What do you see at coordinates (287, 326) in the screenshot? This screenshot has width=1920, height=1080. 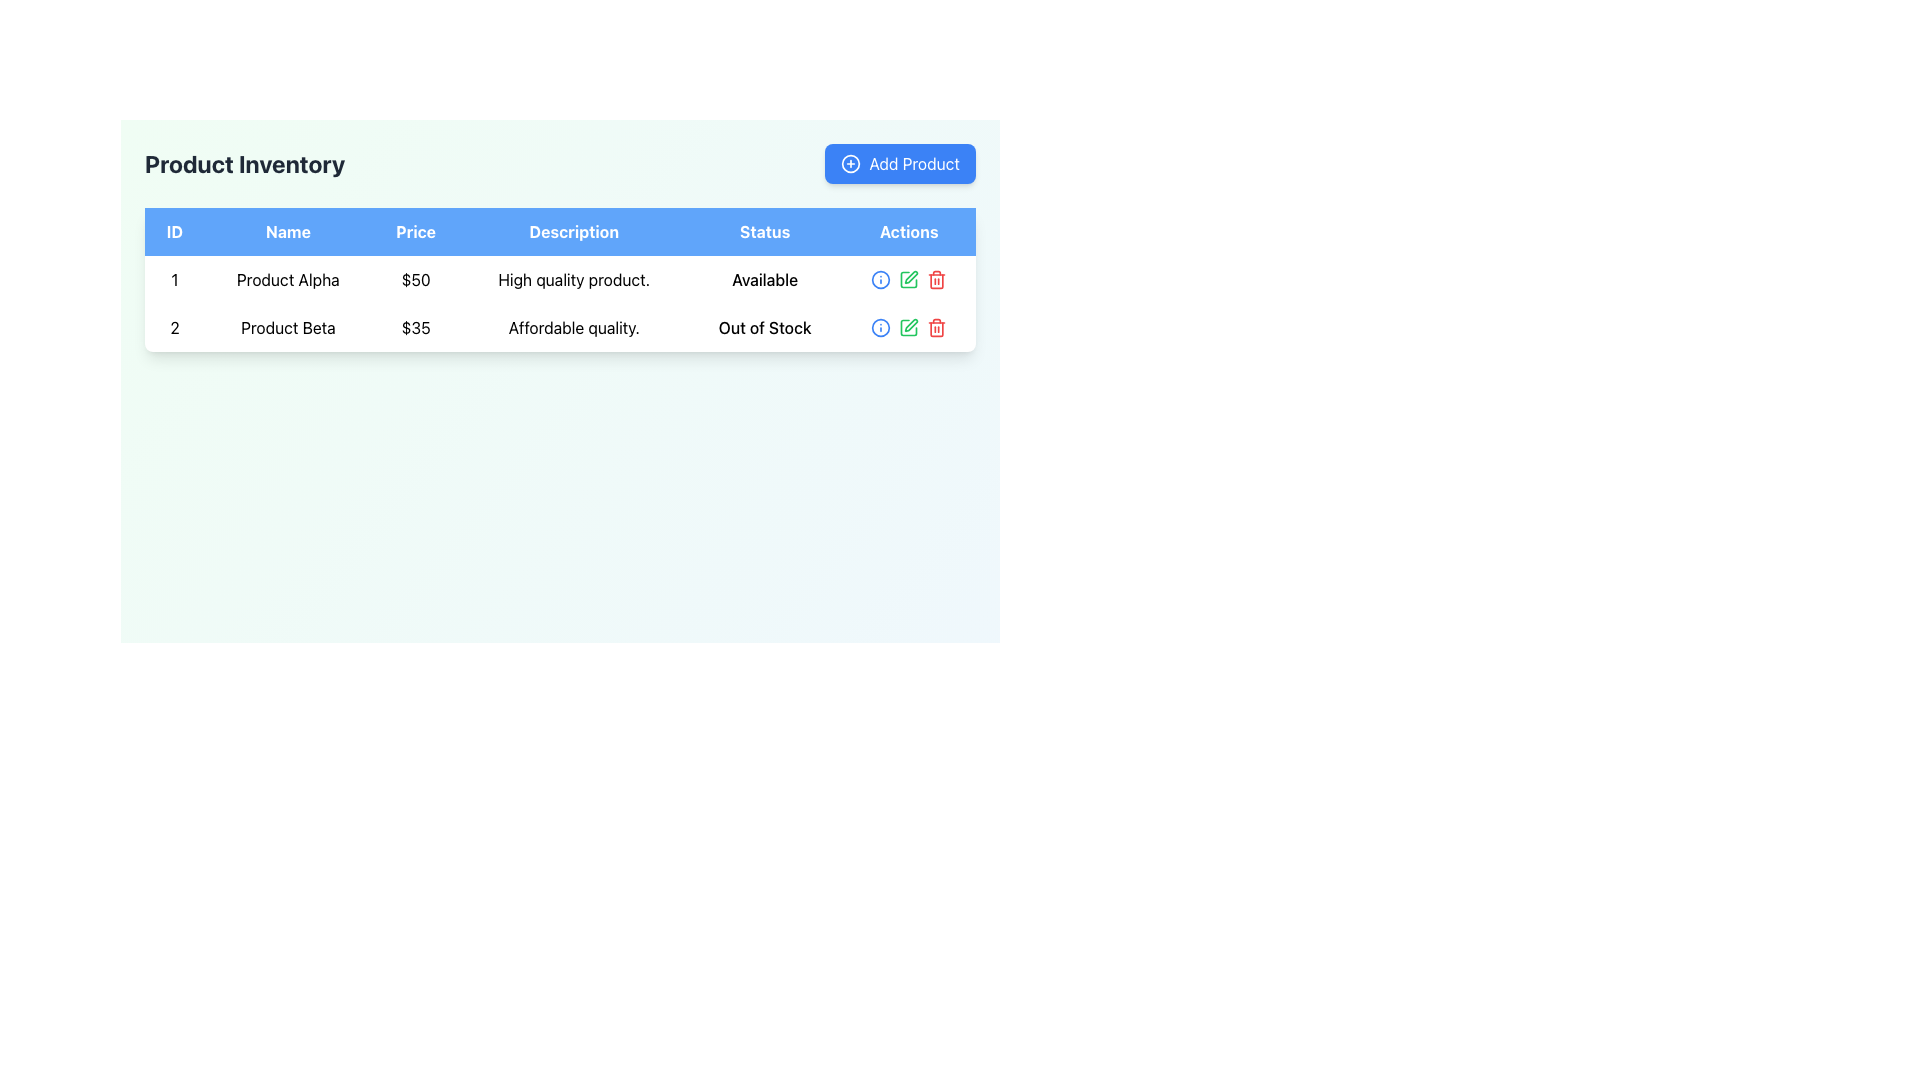 I see `the text label displaying 'Product Beta', which is the second item in the 'Name' column of the product inventory table` at bounding box center [287, 326].